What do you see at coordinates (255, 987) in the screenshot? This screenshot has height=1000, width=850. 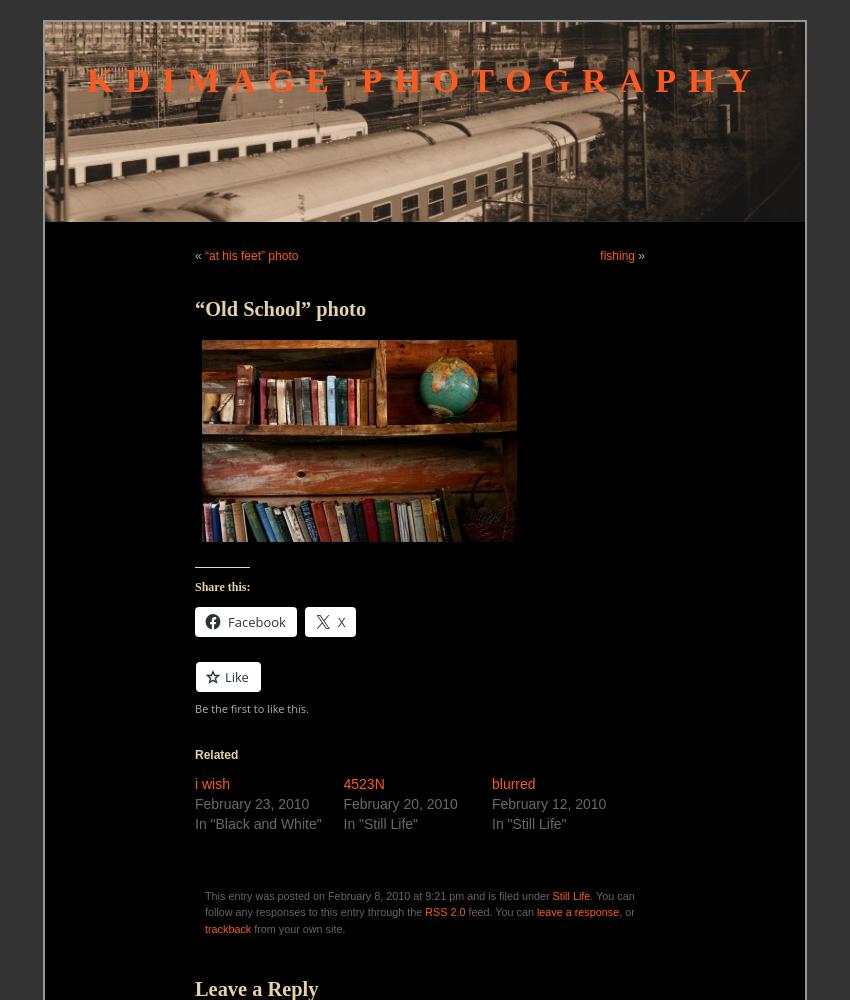 I see `'Leave a Reply'` at bounding box center [255, 987].